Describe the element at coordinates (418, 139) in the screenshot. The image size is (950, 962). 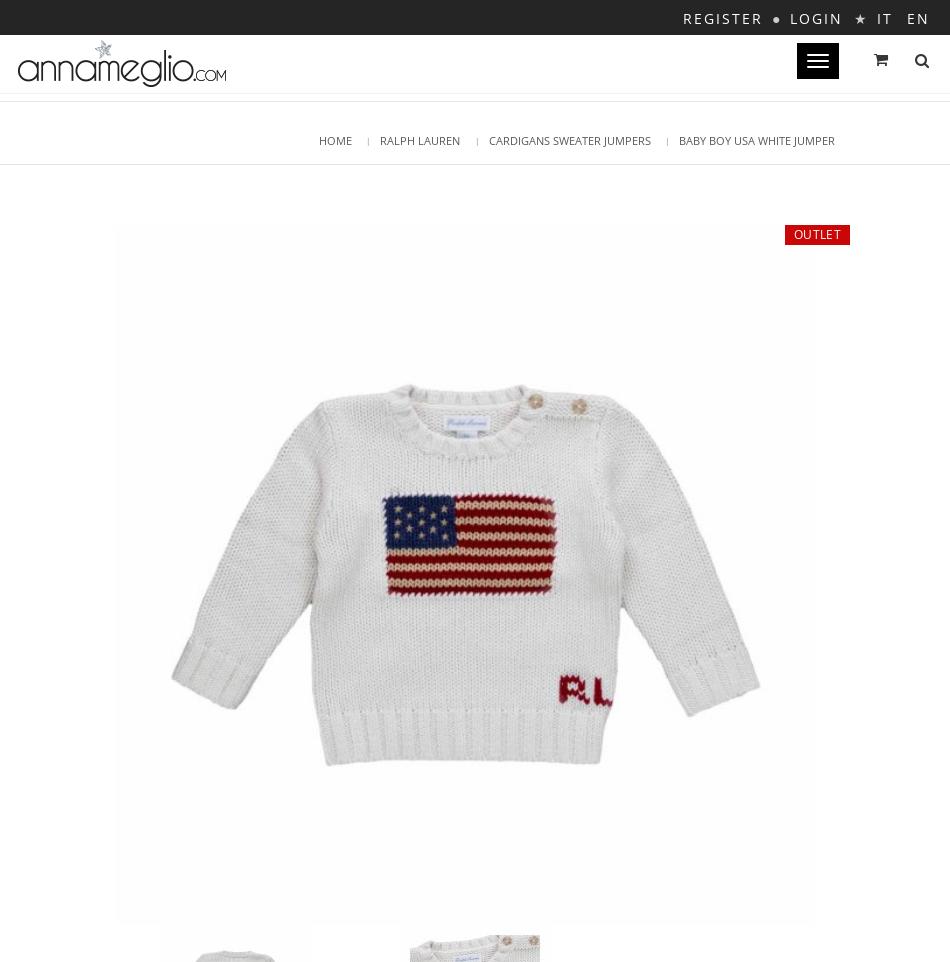
I see `'RALPH LAUREN'` at that location.